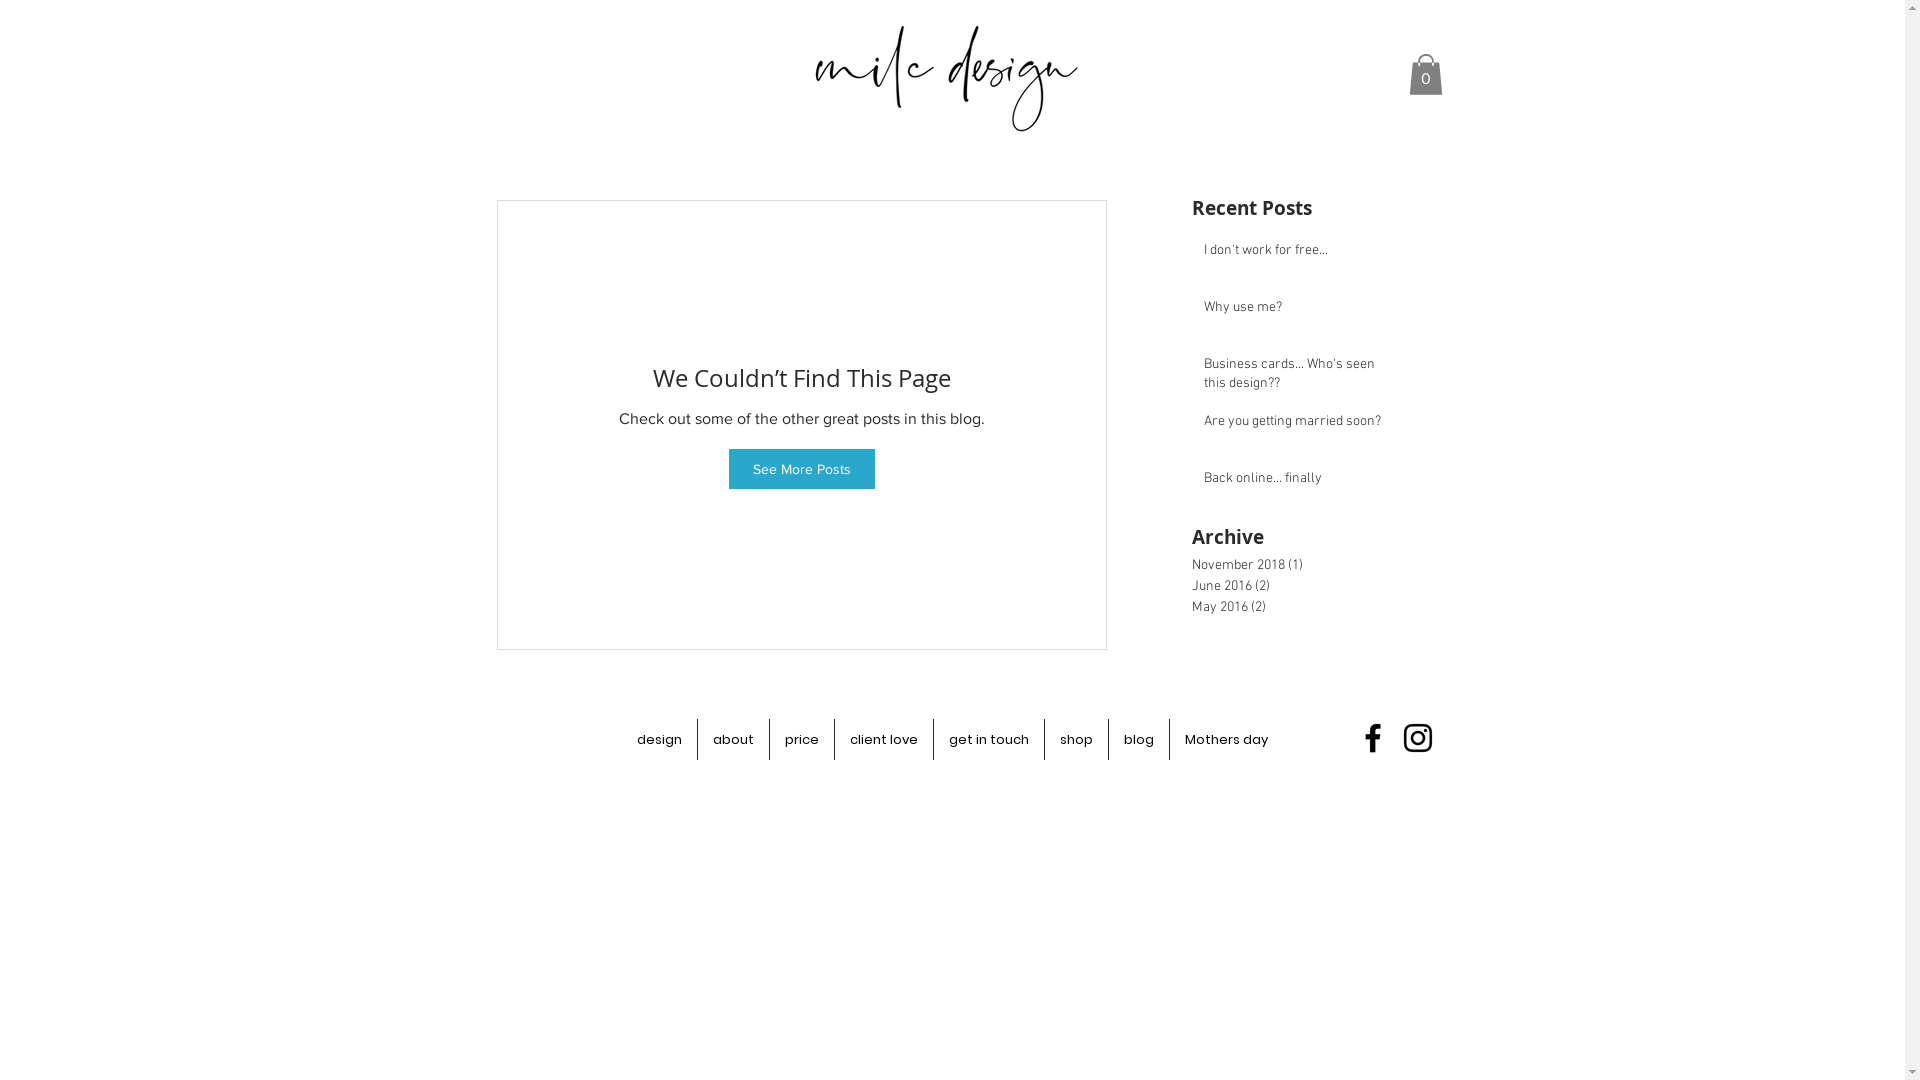 Image resolution: width=1920 pixels, height=1080 pixels. Describe the element at coordinates (1225, 739) in the screenshot. I see `'Mothers day'` at that location.